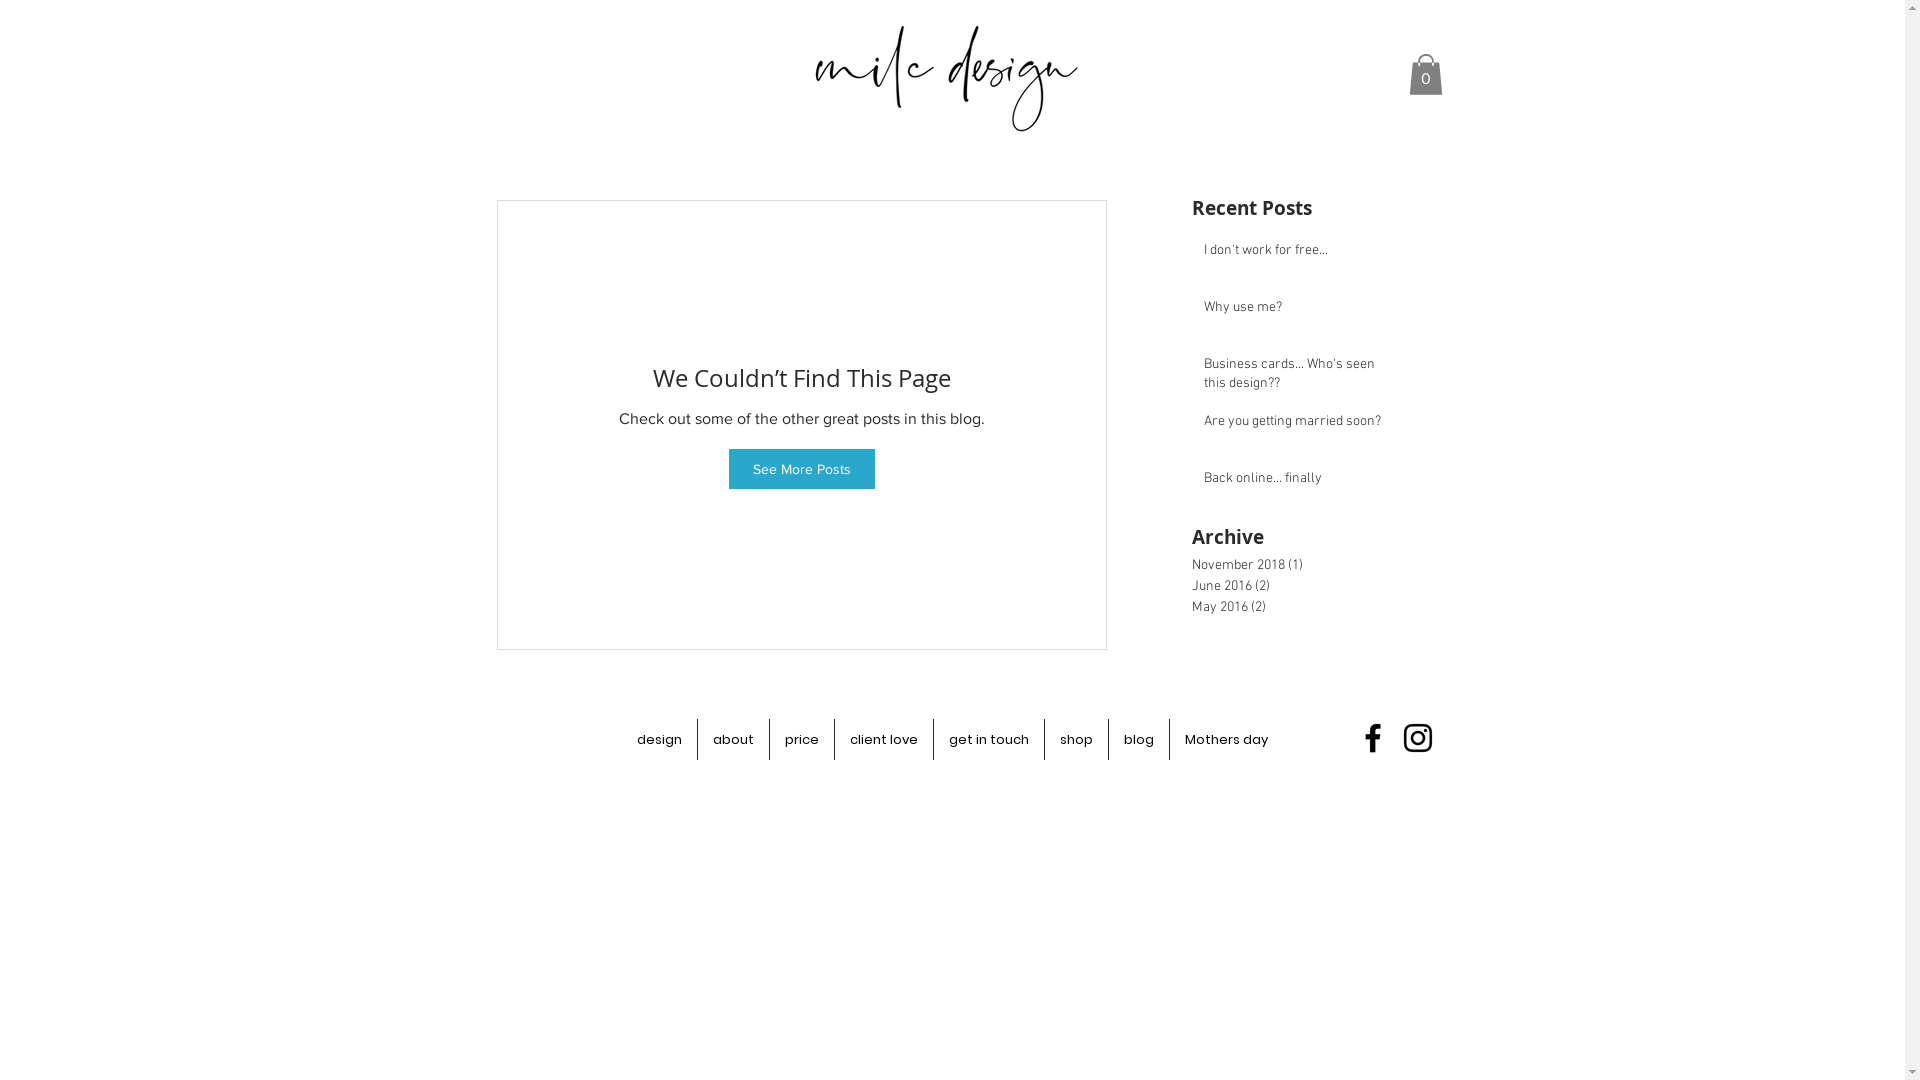 Image resolution: width=1920 pixels, height=1080 pixels. Describe the element at coordinates (1225, 739) in the screenshot. I see `'Mothers day'` at that location.